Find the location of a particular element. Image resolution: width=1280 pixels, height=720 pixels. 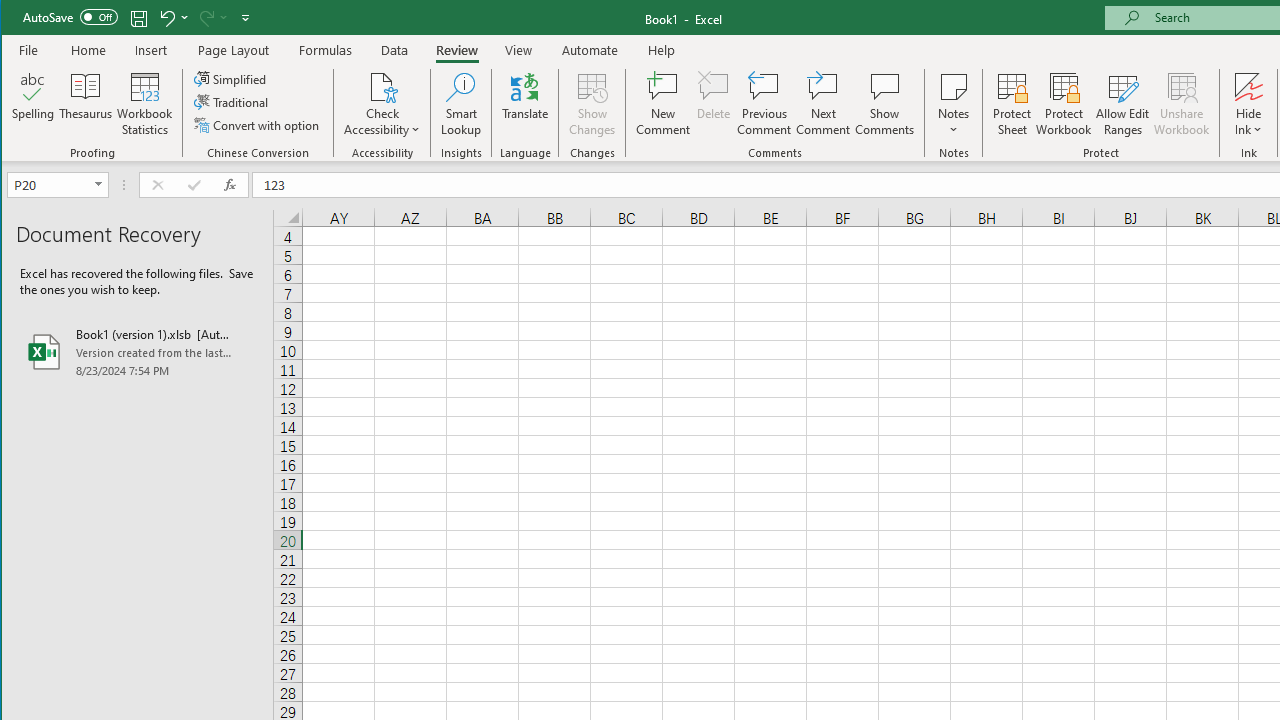

'Automate' is located at coordinates (589, 49).